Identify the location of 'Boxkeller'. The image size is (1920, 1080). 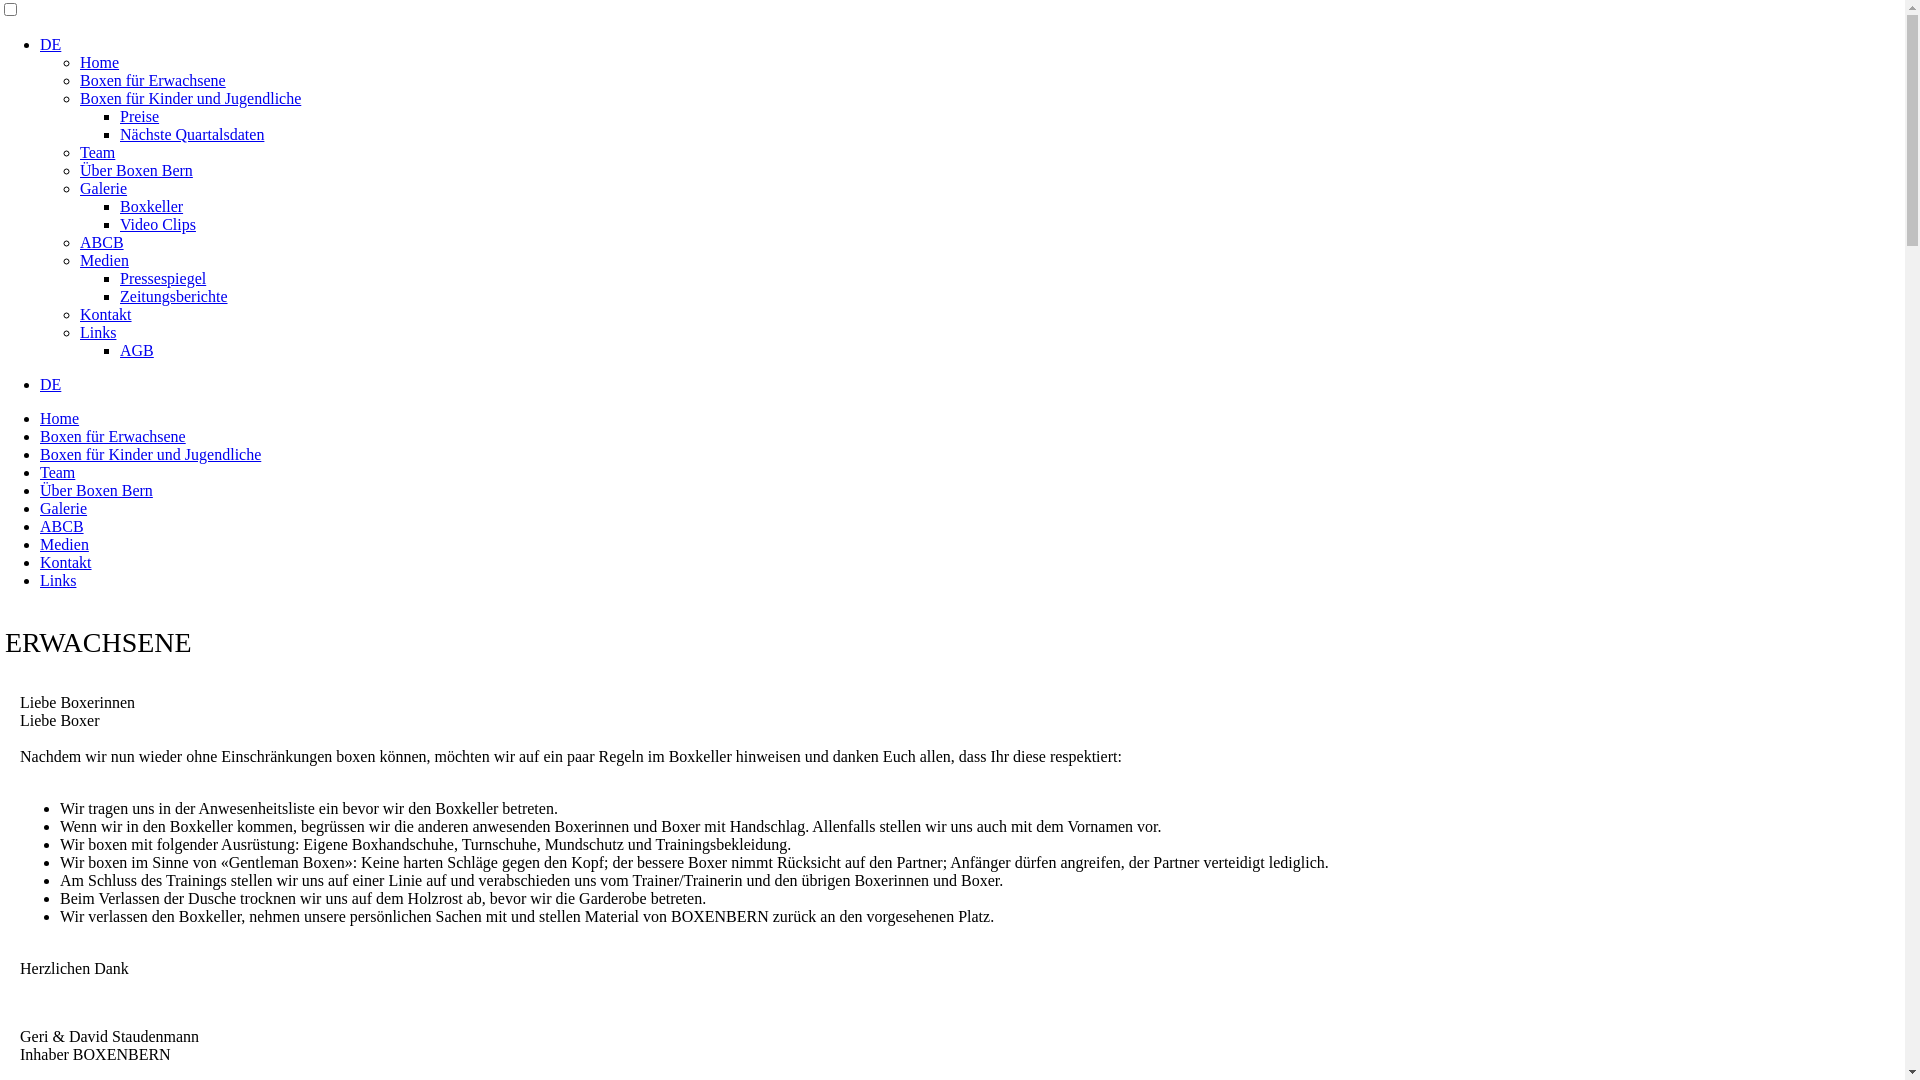
(150, 206).